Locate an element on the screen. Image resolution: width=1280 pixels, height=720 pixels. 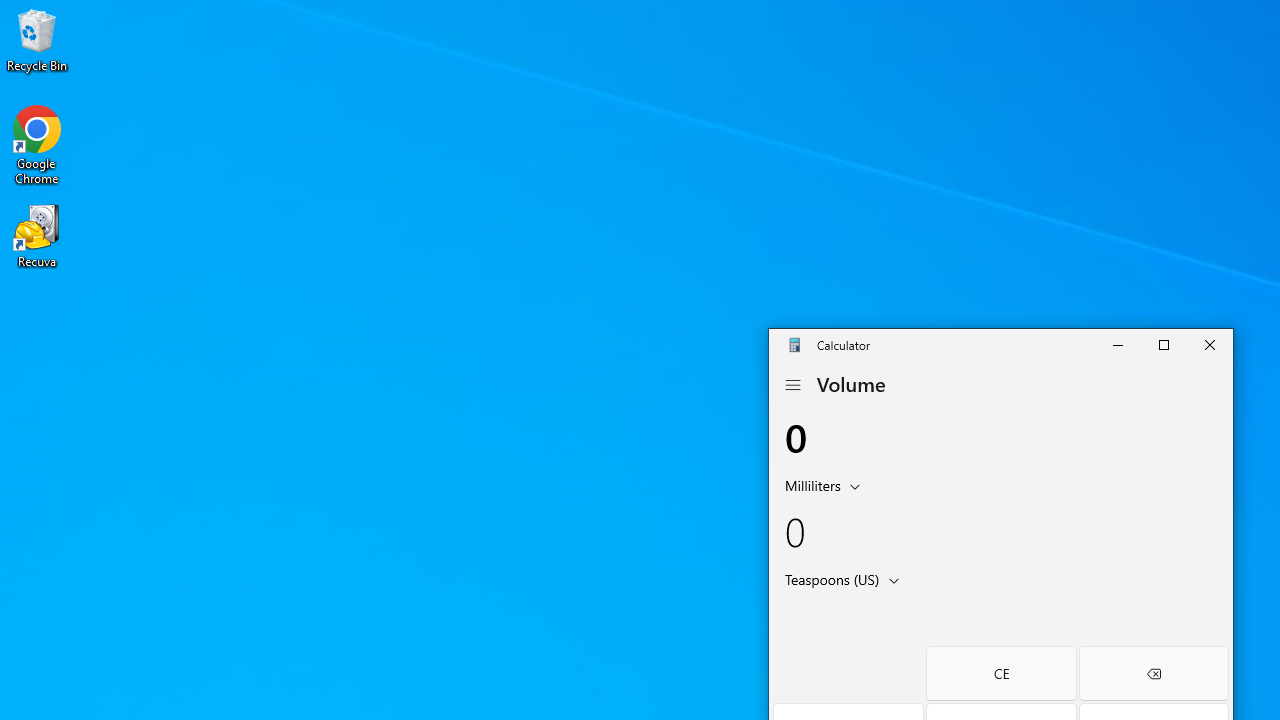
'Backspace' is located at coordinates (1153, 673).